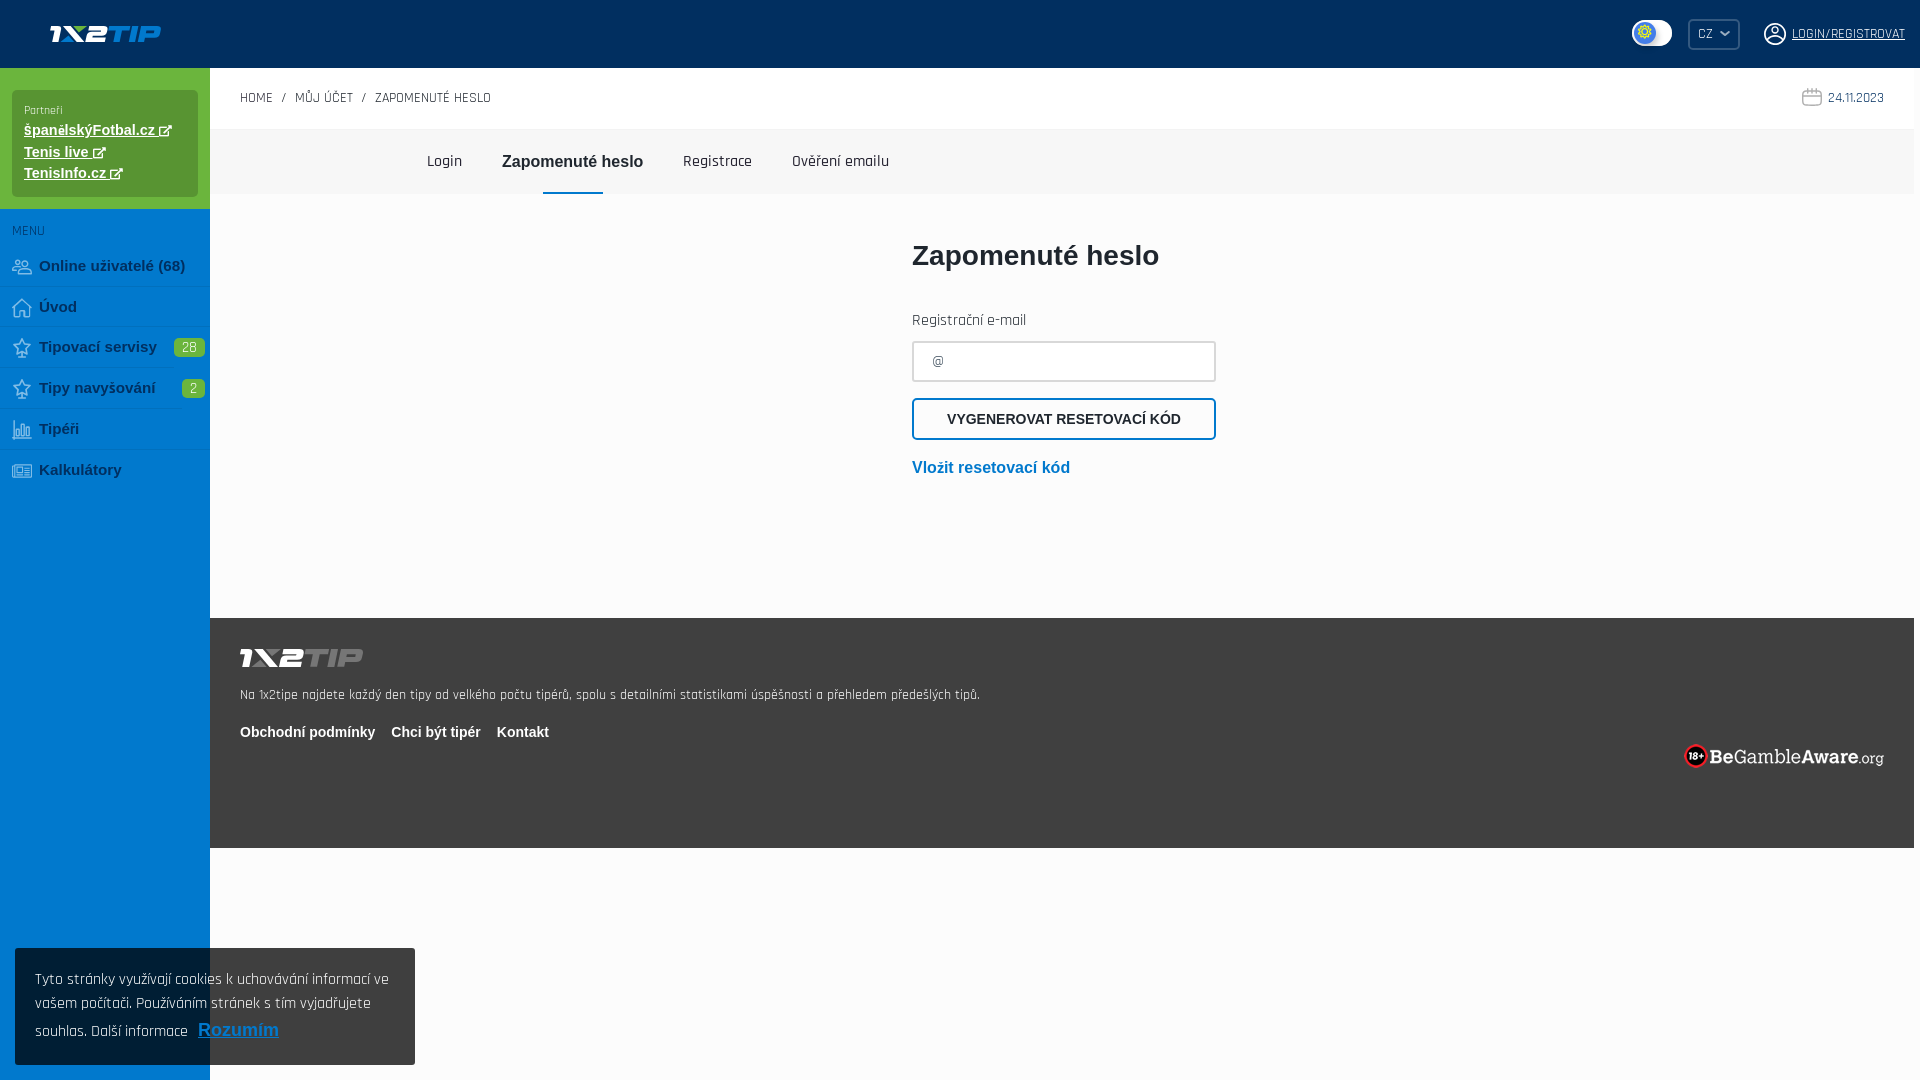 The image size is (1920, 1080). What do you see at coordinates (255, 97) in the screenshot?
I see `'HOME'` at bounding box center [255, 97].